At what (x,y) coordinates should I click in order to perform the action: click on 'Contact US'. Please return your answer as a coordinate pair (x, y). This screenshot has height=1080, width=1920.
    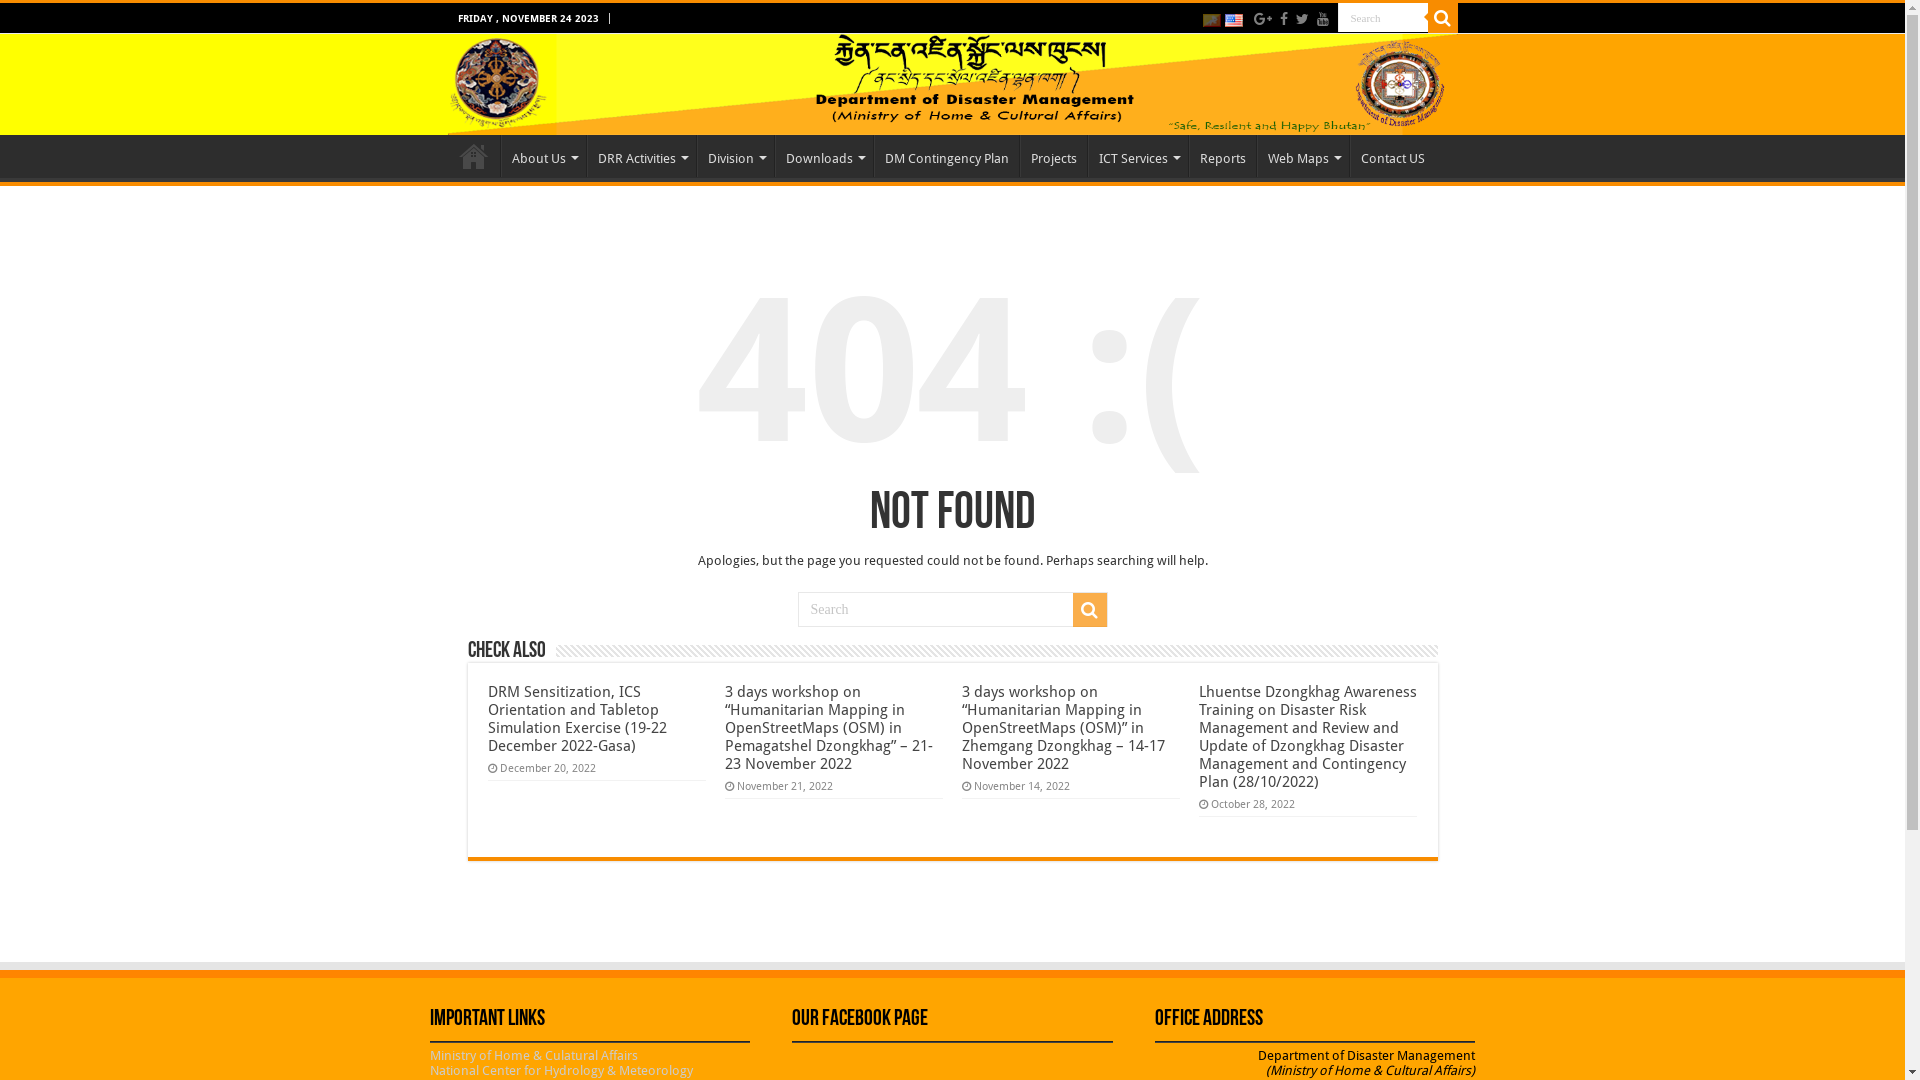
    Looking at the image, I should click on (1391, 154).